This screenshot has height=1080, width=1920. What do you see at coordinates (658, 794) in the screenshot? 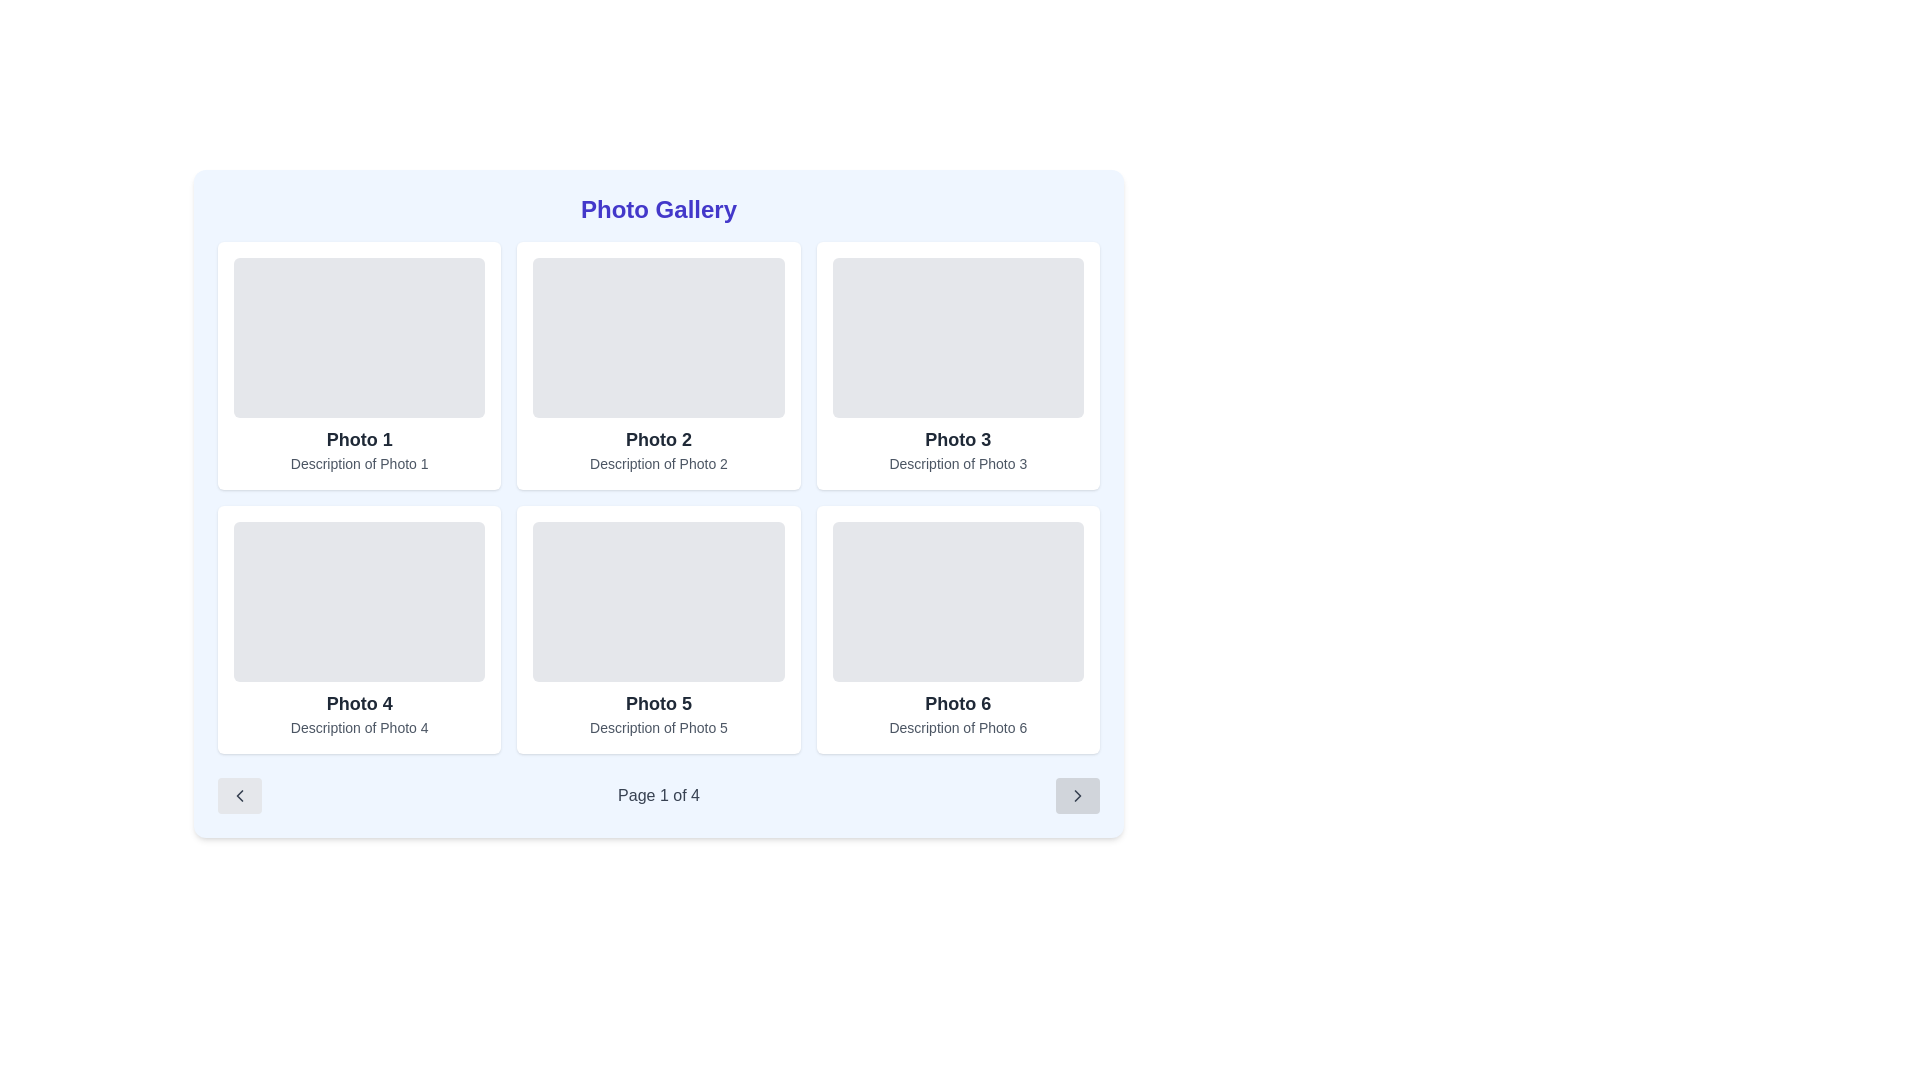
I see `the informational text displaying 'Page 1 of 4', which is styled in gray font and located at the bottom of the interface` at bounding box center [658, 794].